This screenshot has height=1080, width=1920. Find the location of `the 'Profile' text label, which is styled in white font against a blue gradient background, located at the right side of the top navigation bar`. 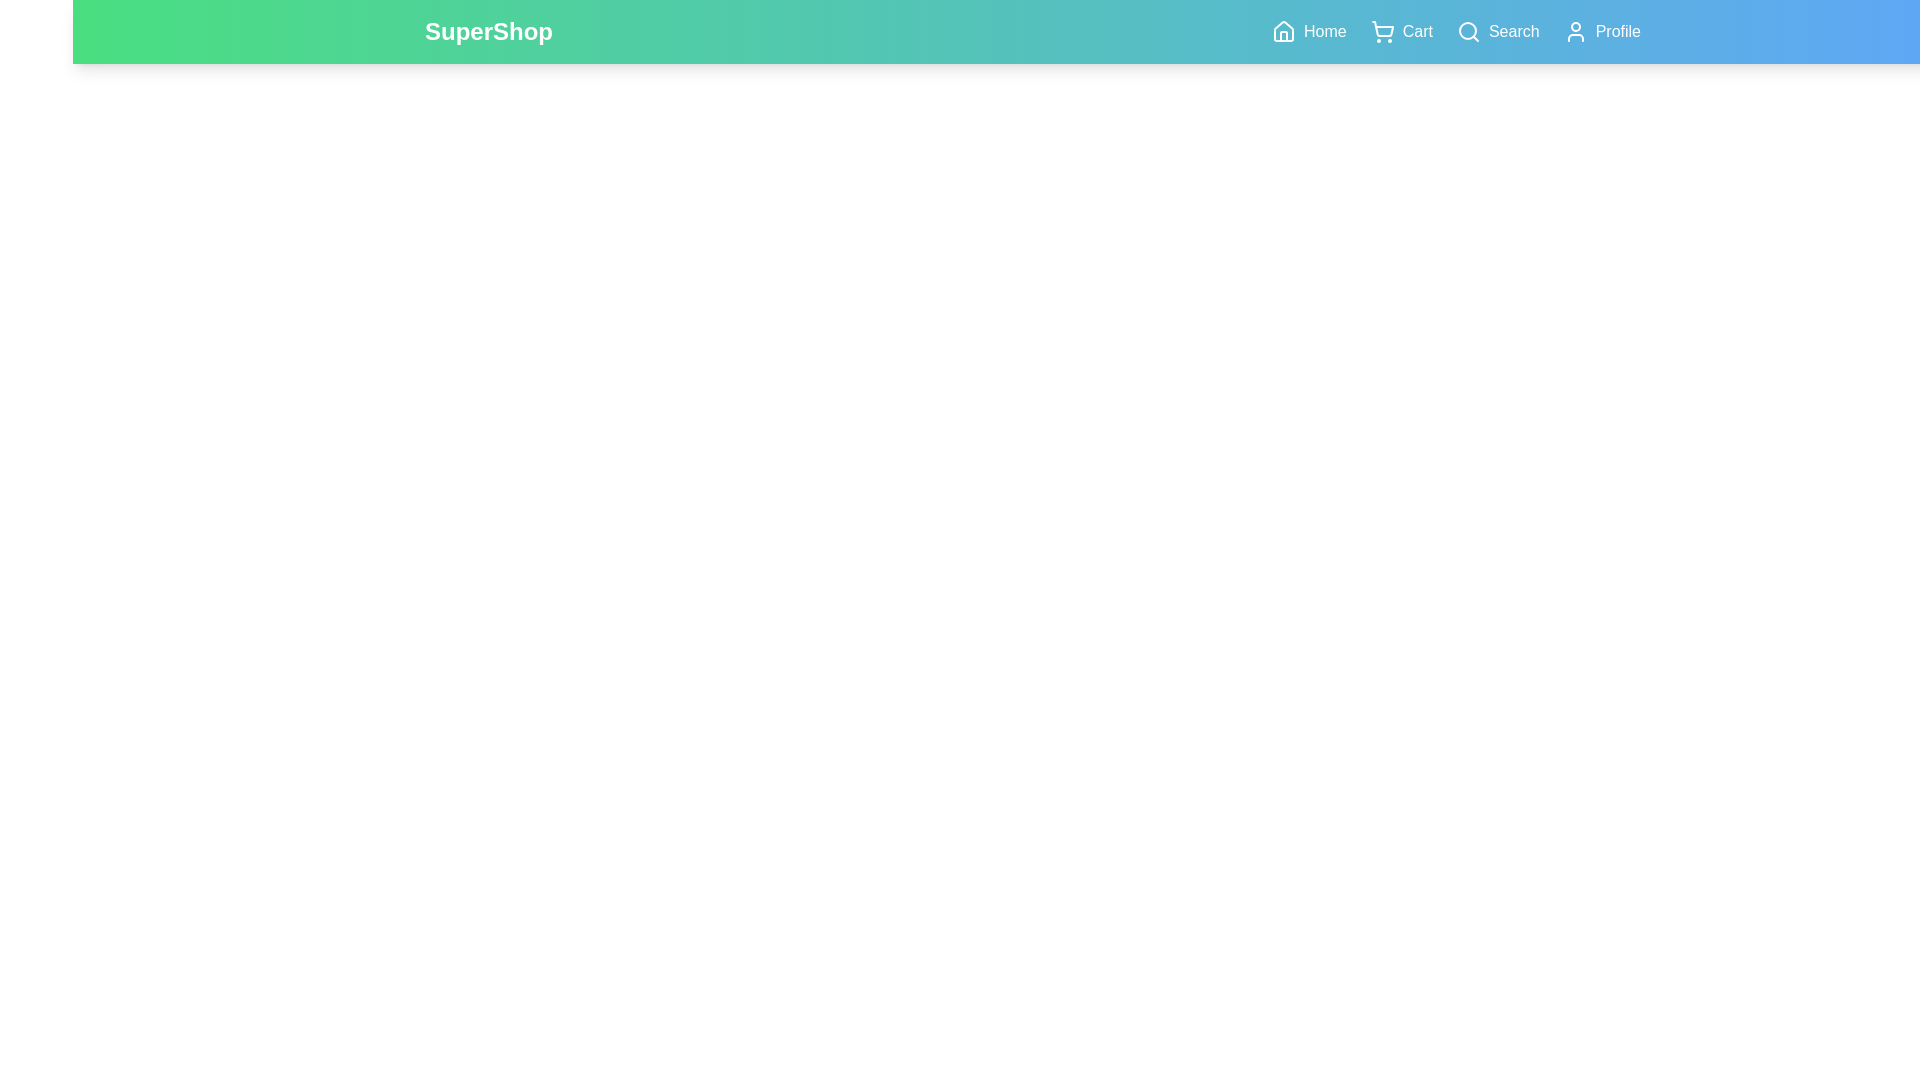

the 'Profile' text label, which is styled in white font against a blue gradient background, located at the right side of the top navigation bar is located at coordinates (1618, 31).